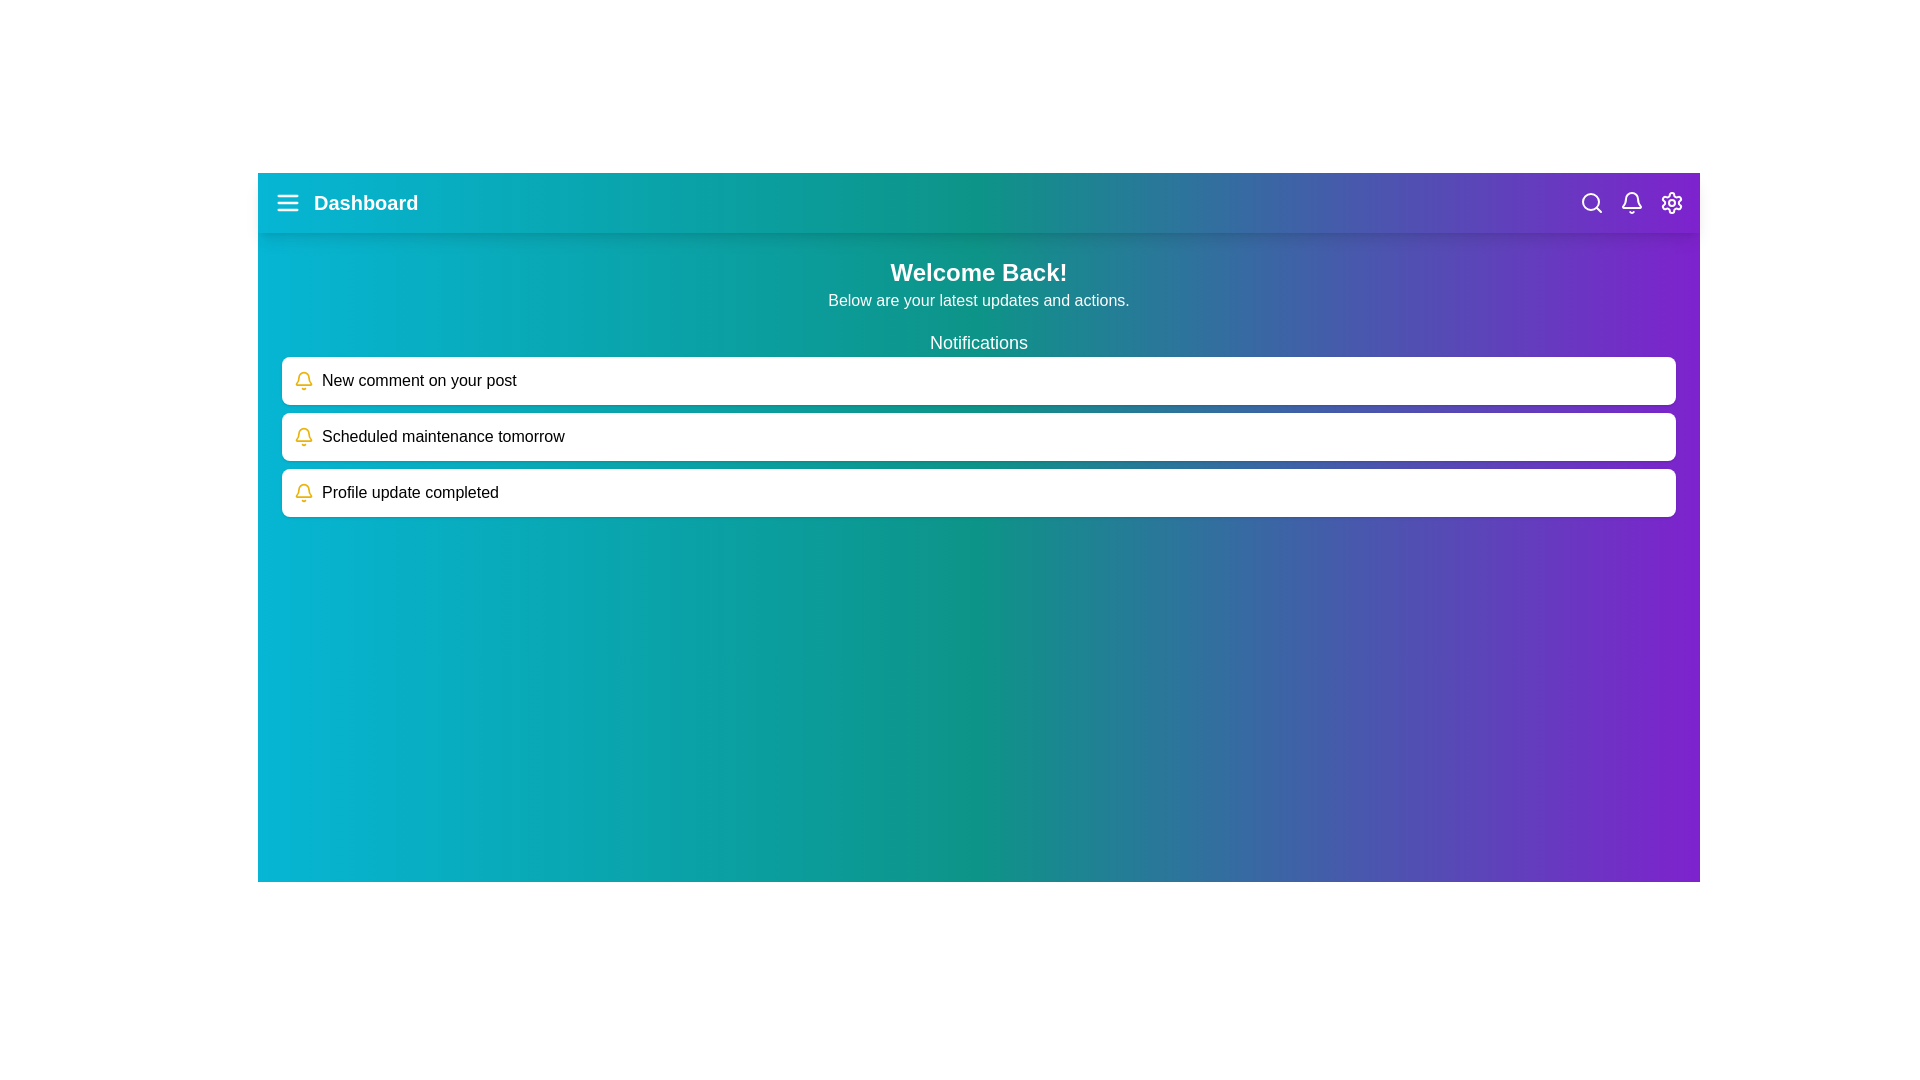 Image resolution: width=1920 pixels, height=1080 pixels. I want to click on the bell icon in the header to toggle the notifications panel visibility, so click(1632, 203).